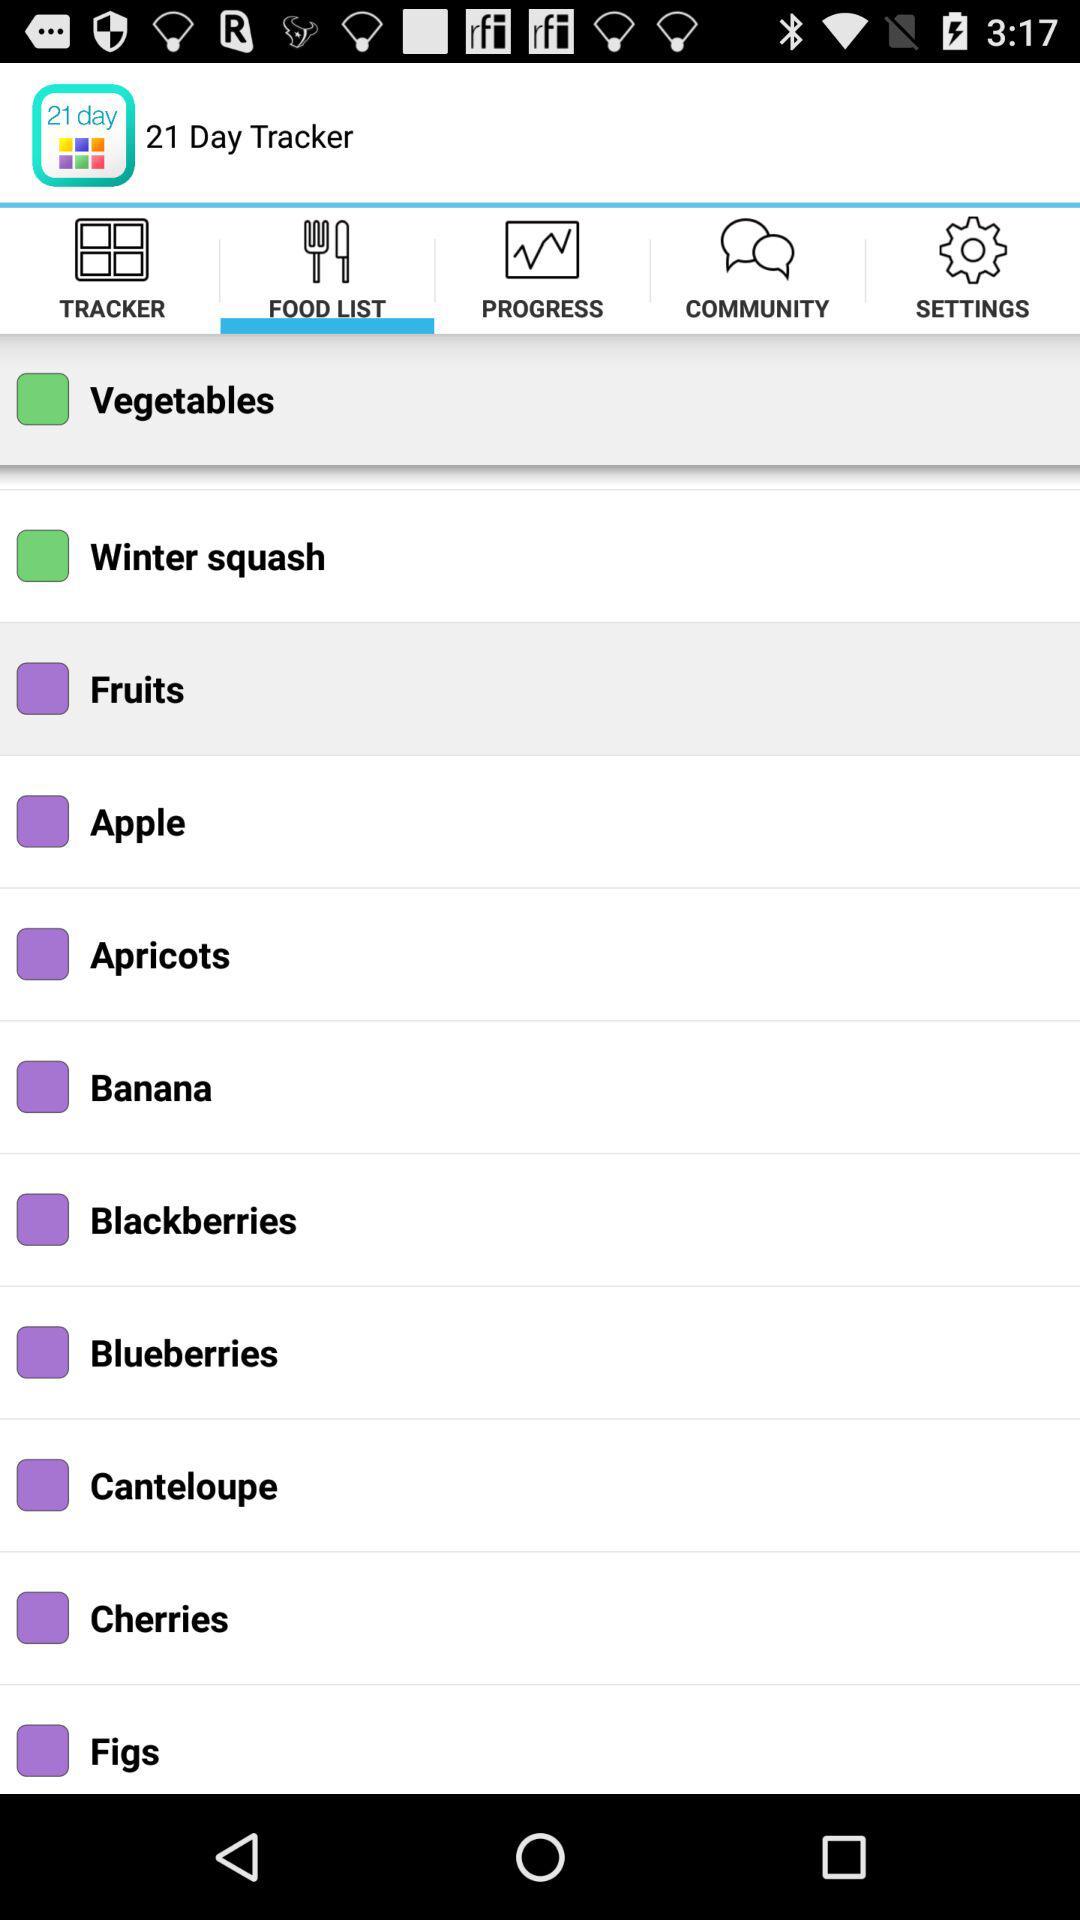 The image size is (1080, 1920). What do you see at coordinates (42, 821) in the screenshot?
I see `the checkbox left to the apple` at bounding box center [42, 821].